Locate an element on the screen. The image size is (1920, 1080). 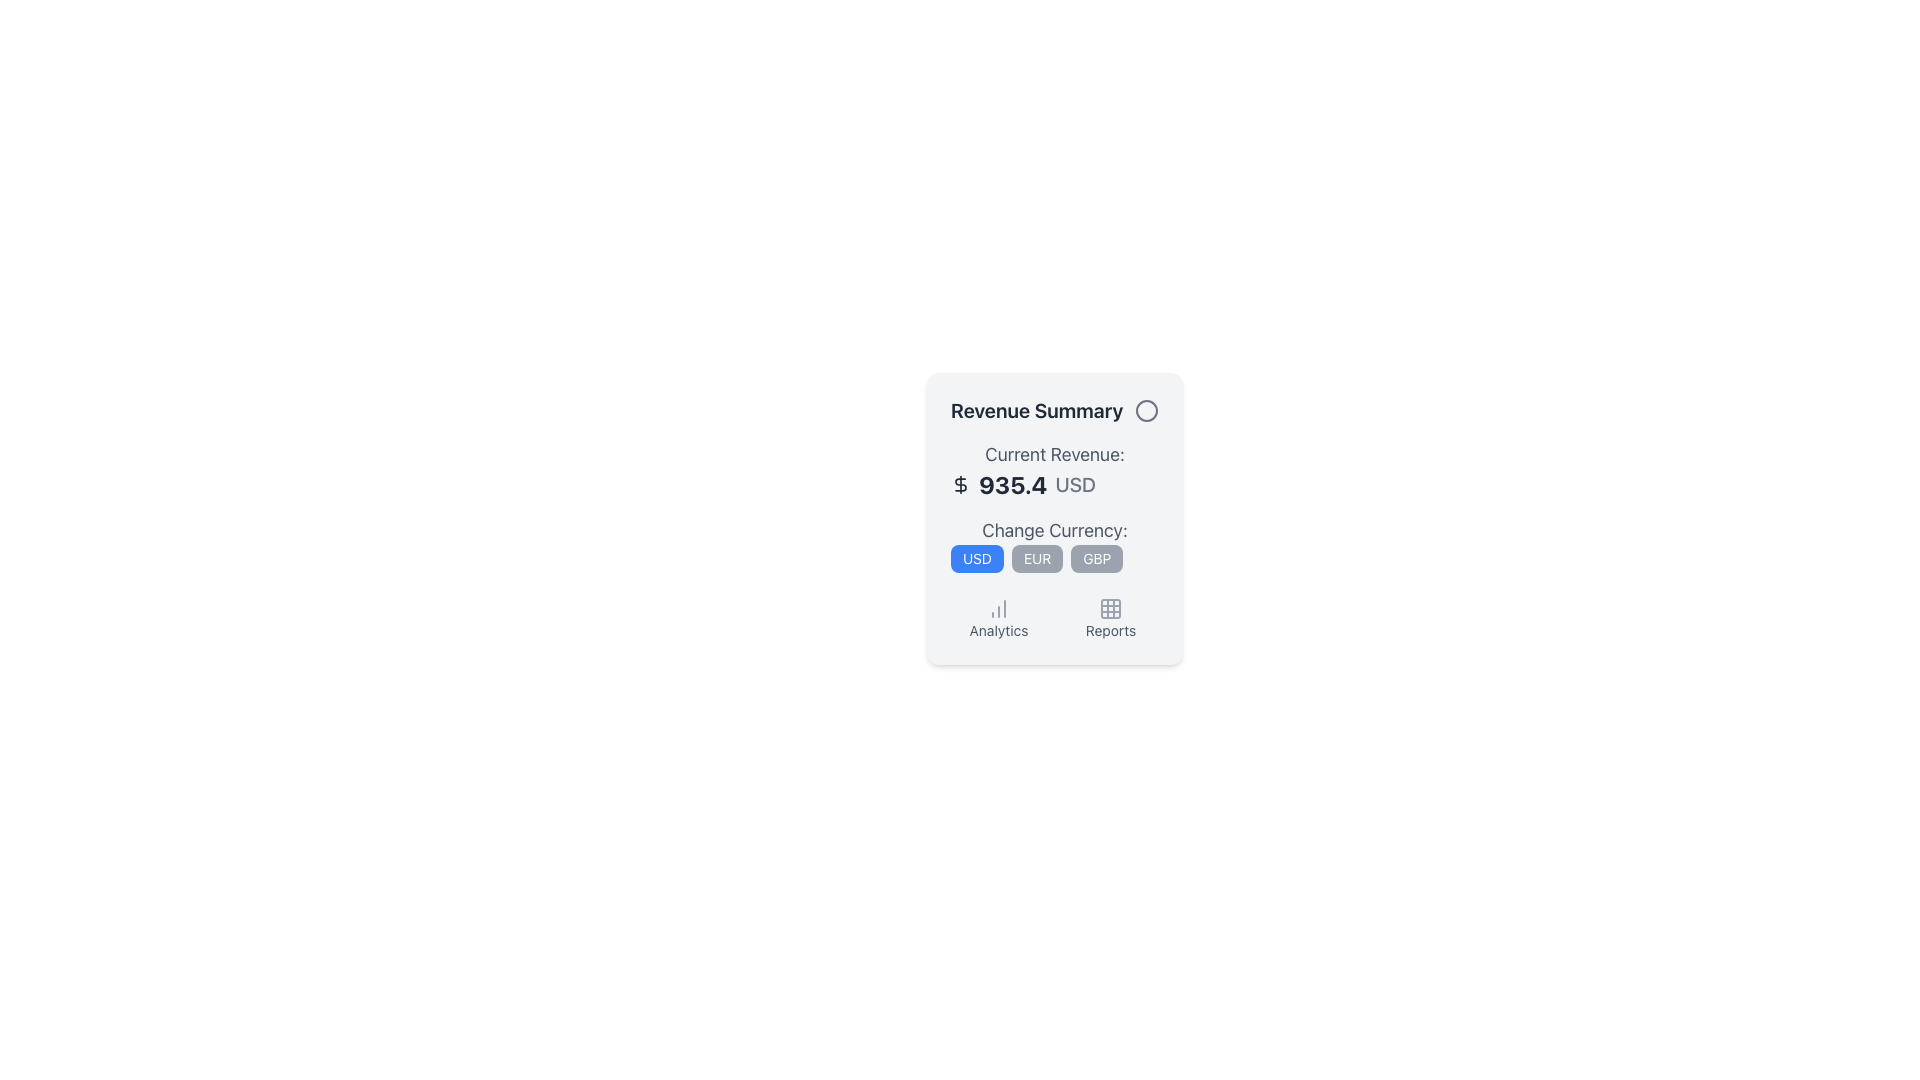
the icon located in the top-right corner of the 'Revenue Summary' card, adjacent to the title text is located at coordinates (1147, 410).